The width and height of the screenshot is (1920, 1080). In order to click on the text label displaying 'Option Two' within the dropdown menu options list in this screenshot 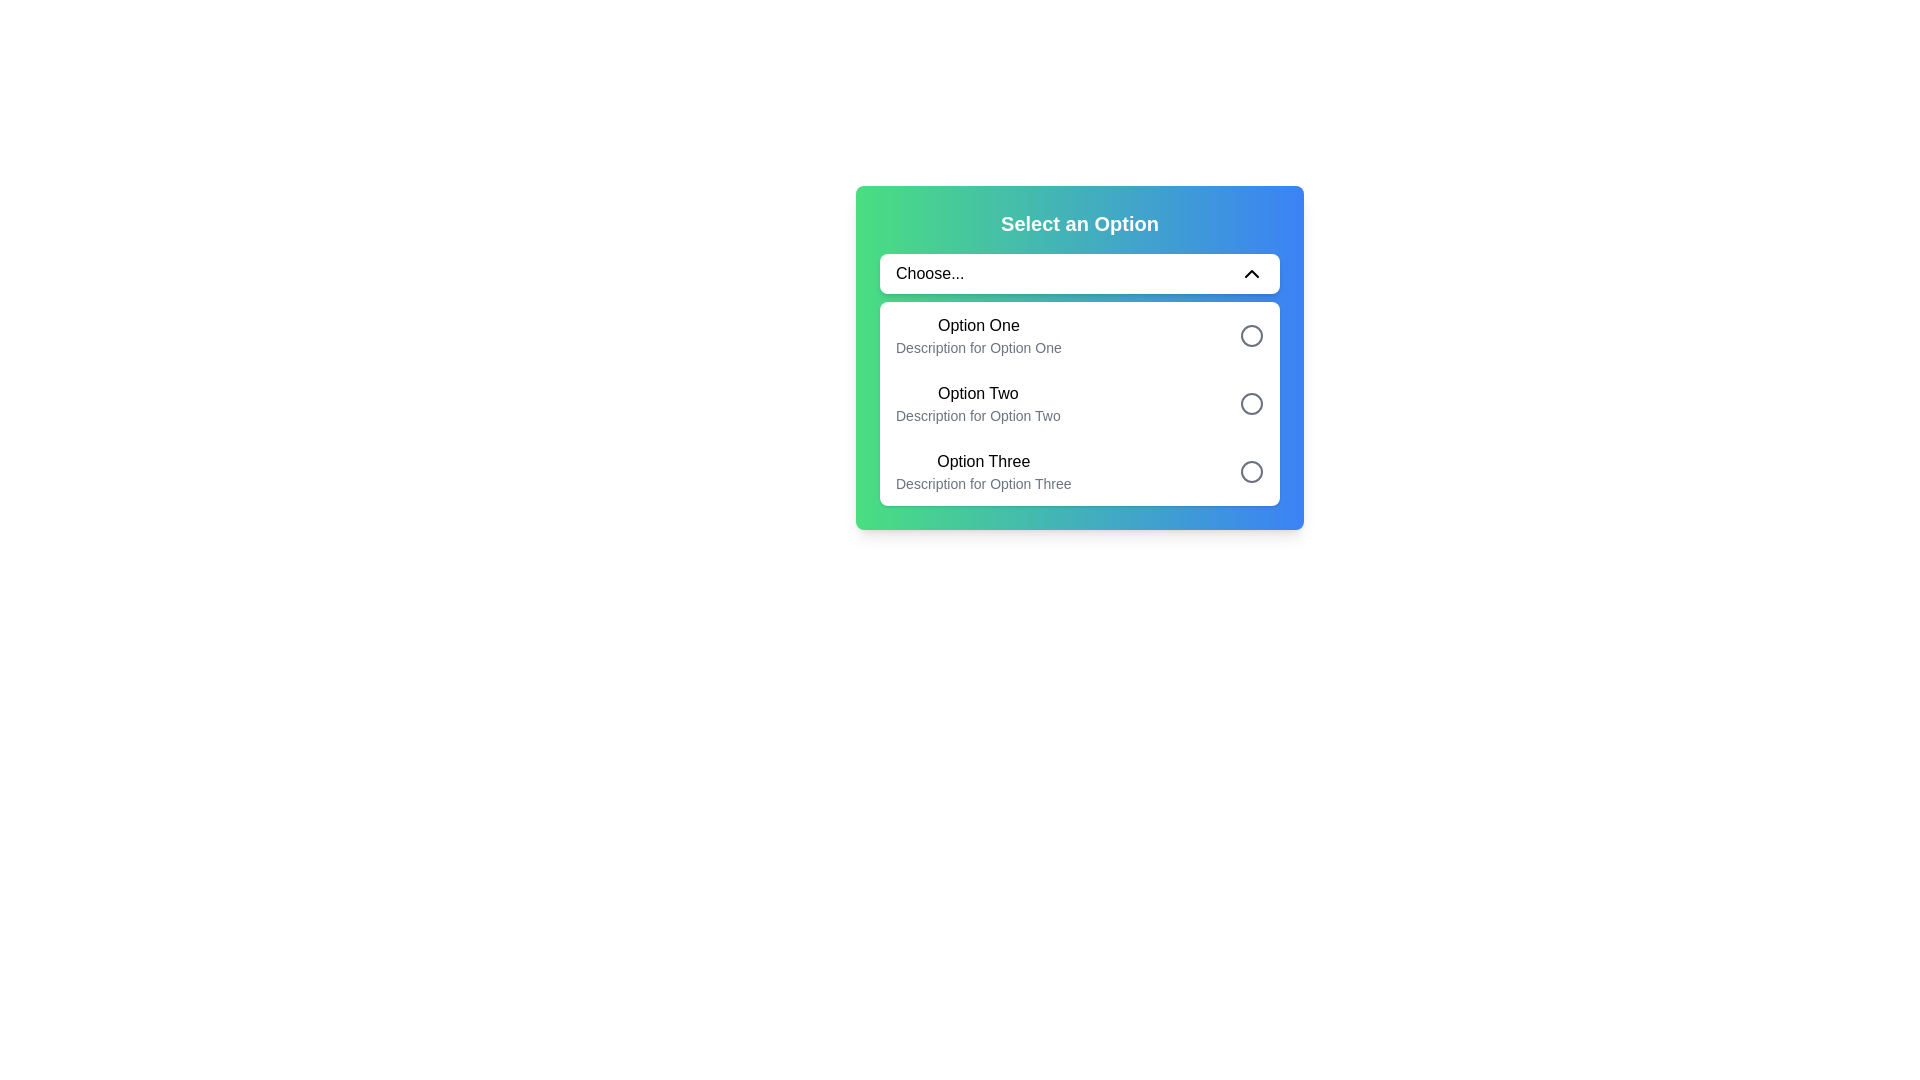, I will do `click(978, 393)`.